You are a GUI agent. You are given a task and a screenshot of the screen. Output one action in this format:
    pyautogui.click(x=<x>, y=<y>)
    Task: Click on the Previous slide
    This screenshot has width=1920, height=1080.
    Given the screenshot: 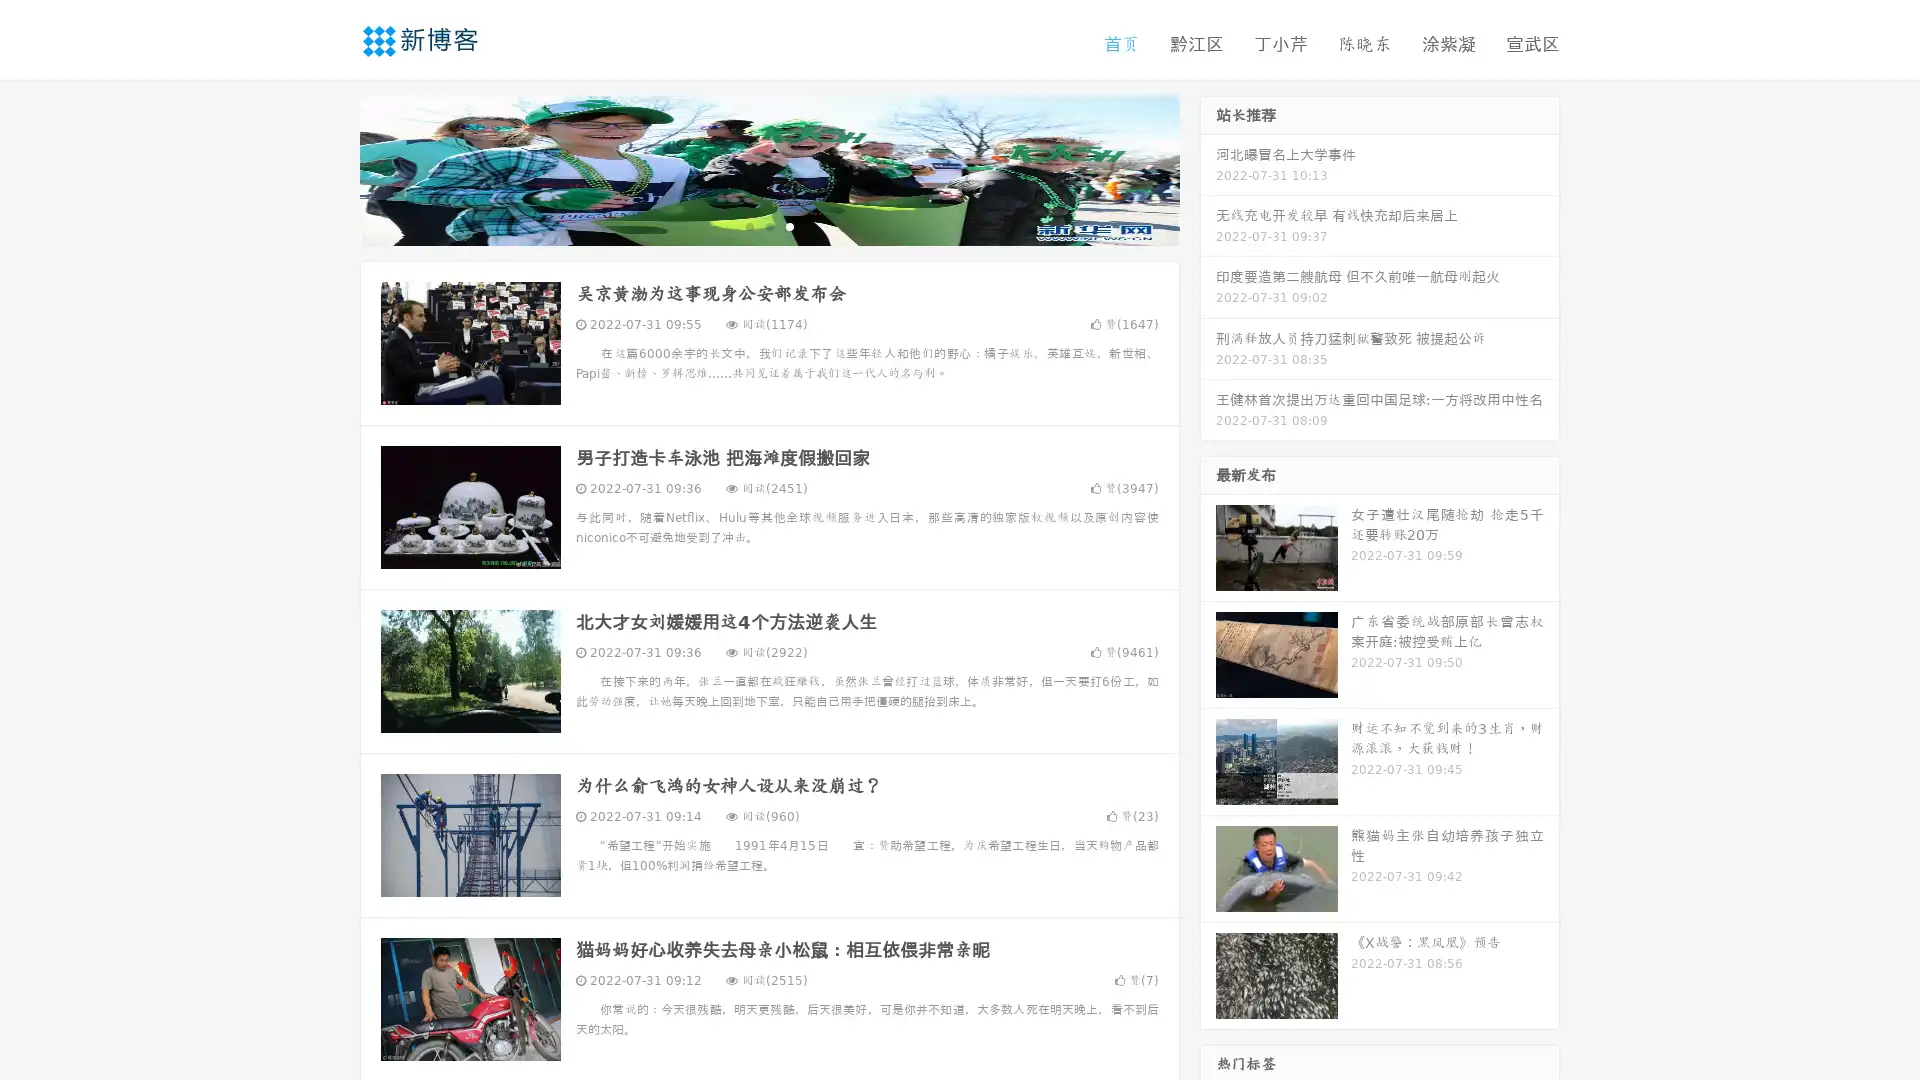 What is the action you would take?
    pyautogui.click(x=330, y=168)
    